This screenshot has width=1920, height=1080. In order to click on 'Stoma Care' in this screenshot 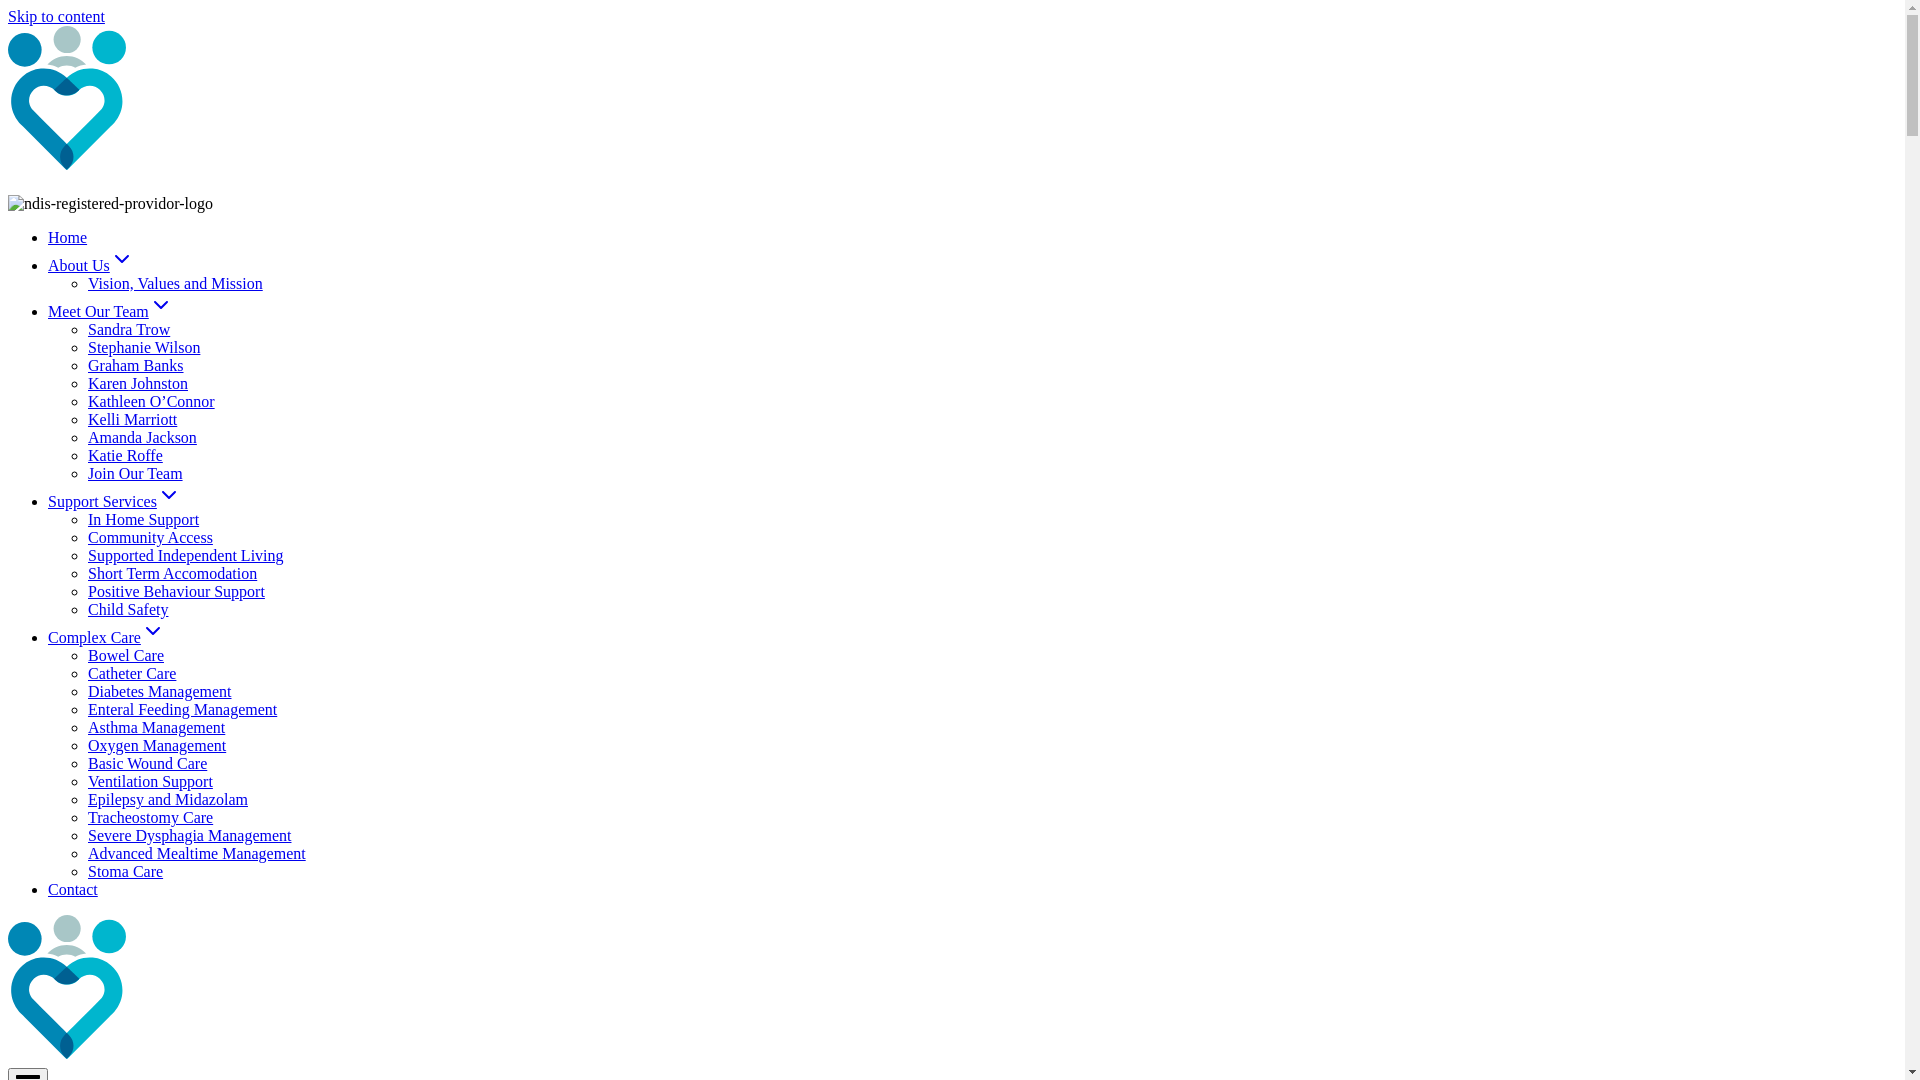, I will do `click(124, 870)`.